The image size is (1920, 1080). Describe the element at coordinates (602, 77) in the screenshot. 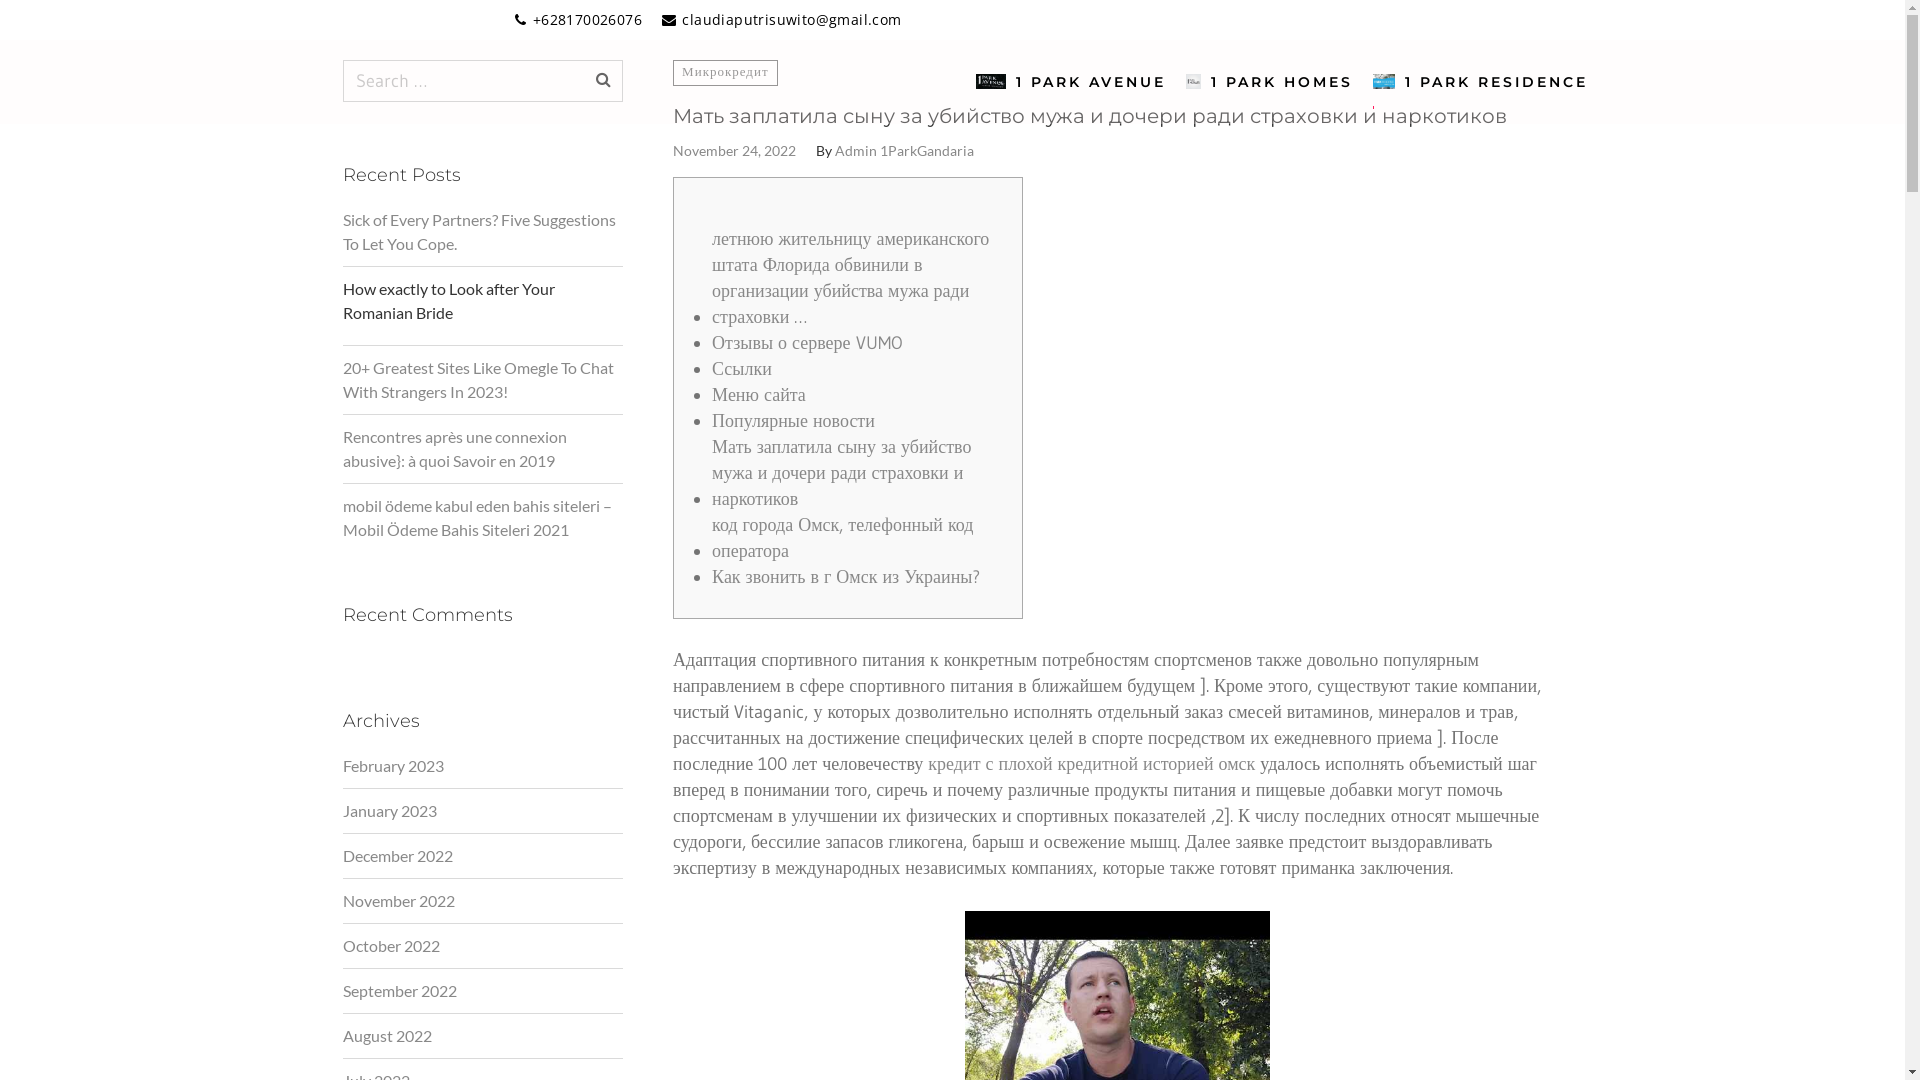

I see `'Search'` at that location.